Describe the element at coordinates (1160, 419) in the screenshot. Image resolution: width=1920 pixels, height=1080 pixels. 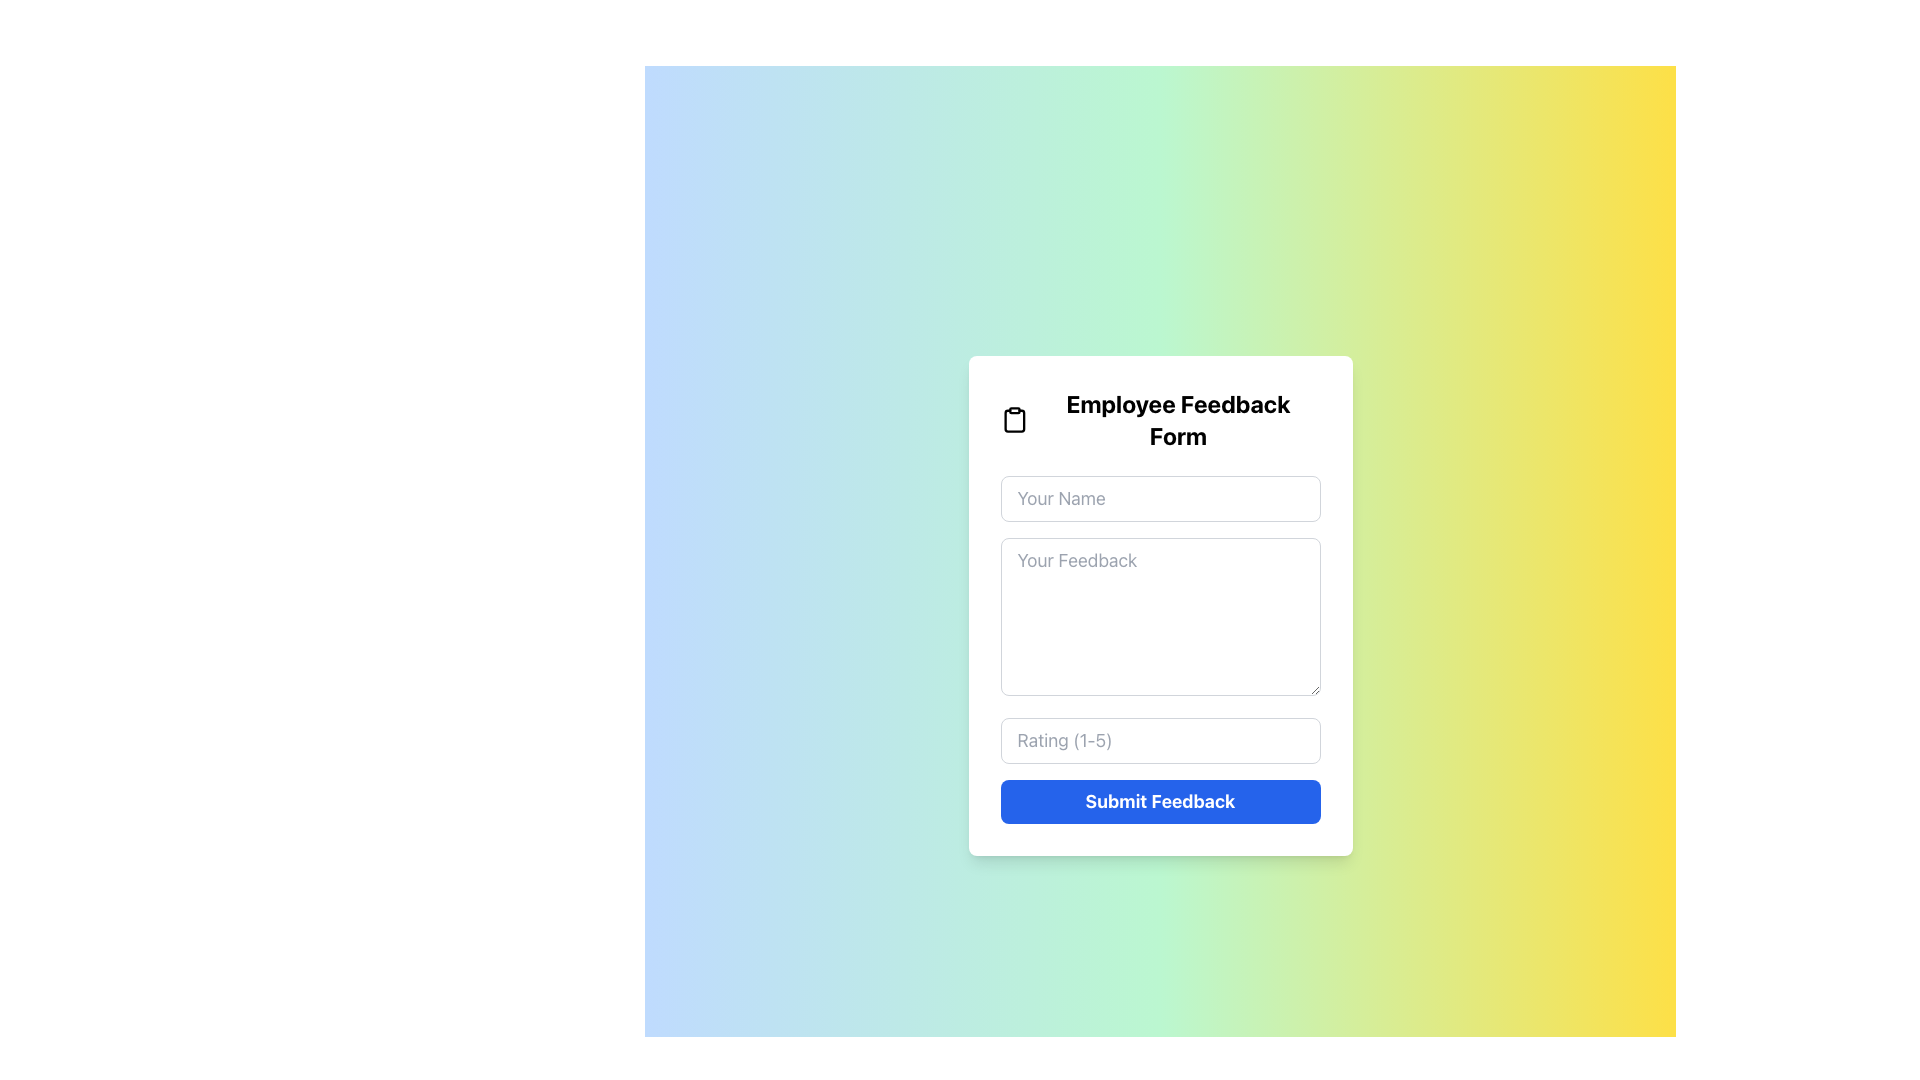
I see `the 'Employee Feedback Form' title with clipboard icon at the top of the form` at that location.